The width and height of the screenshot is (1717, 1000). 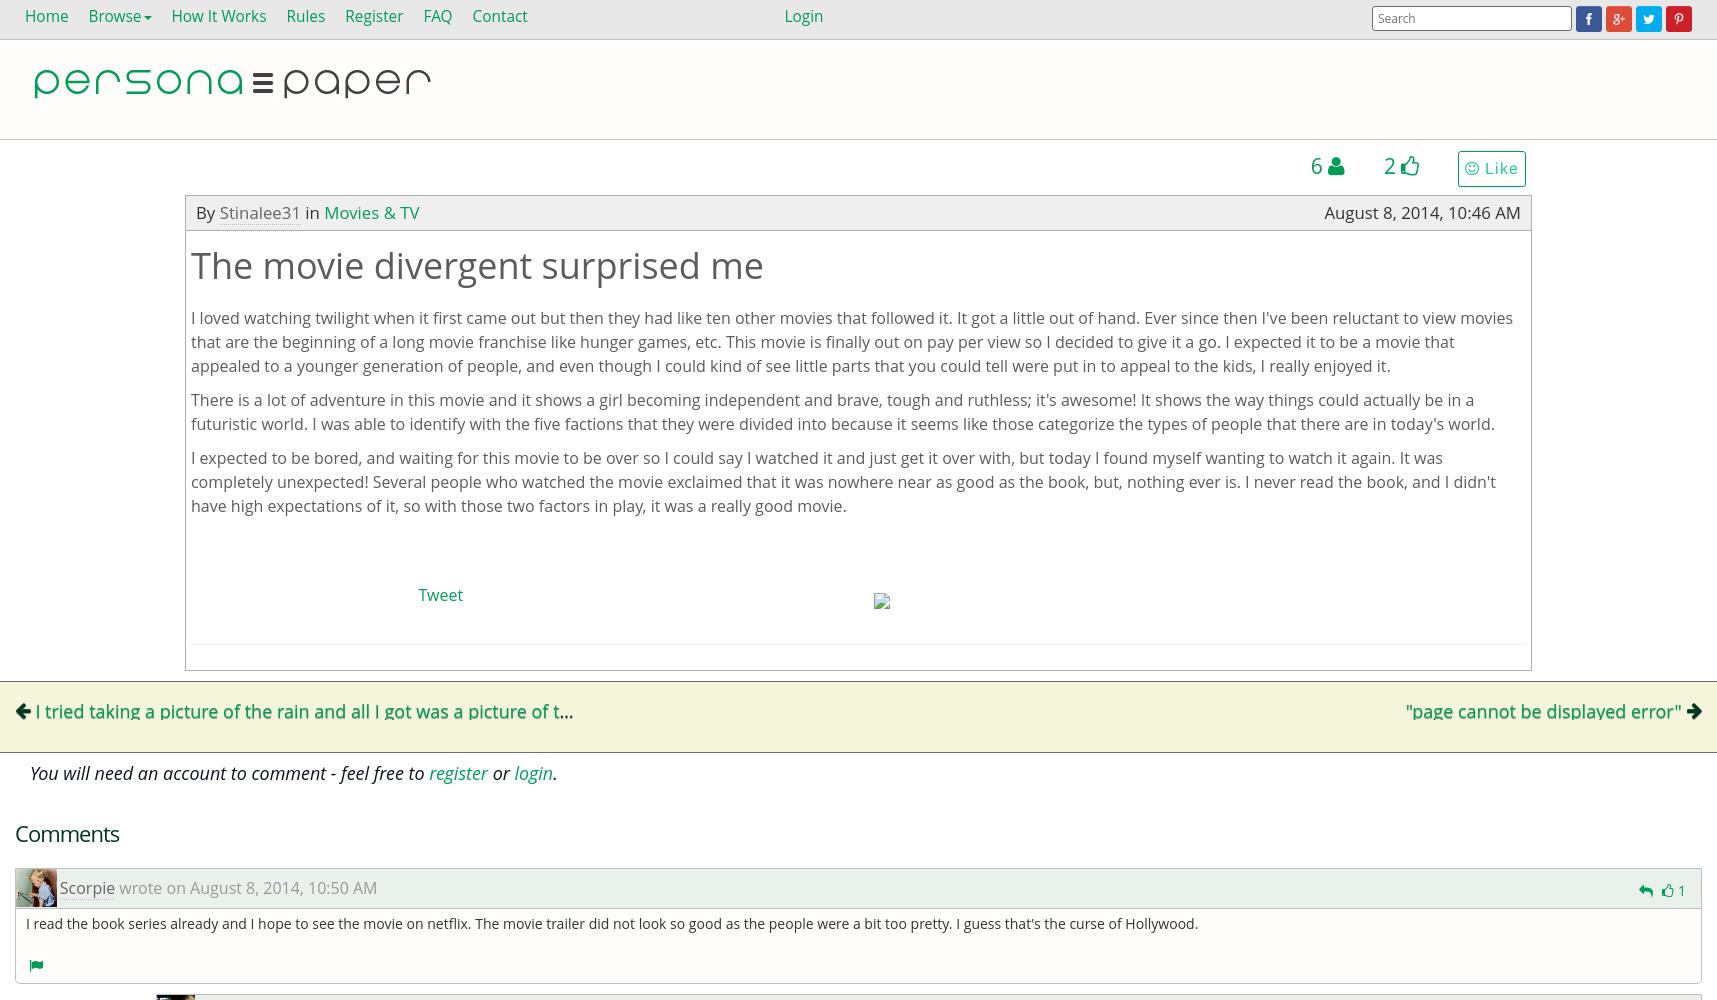 What do you see at coordinates (371, 211) in the screenshot?
I see `'Movies & TV'` at bounding box center [371, 211].